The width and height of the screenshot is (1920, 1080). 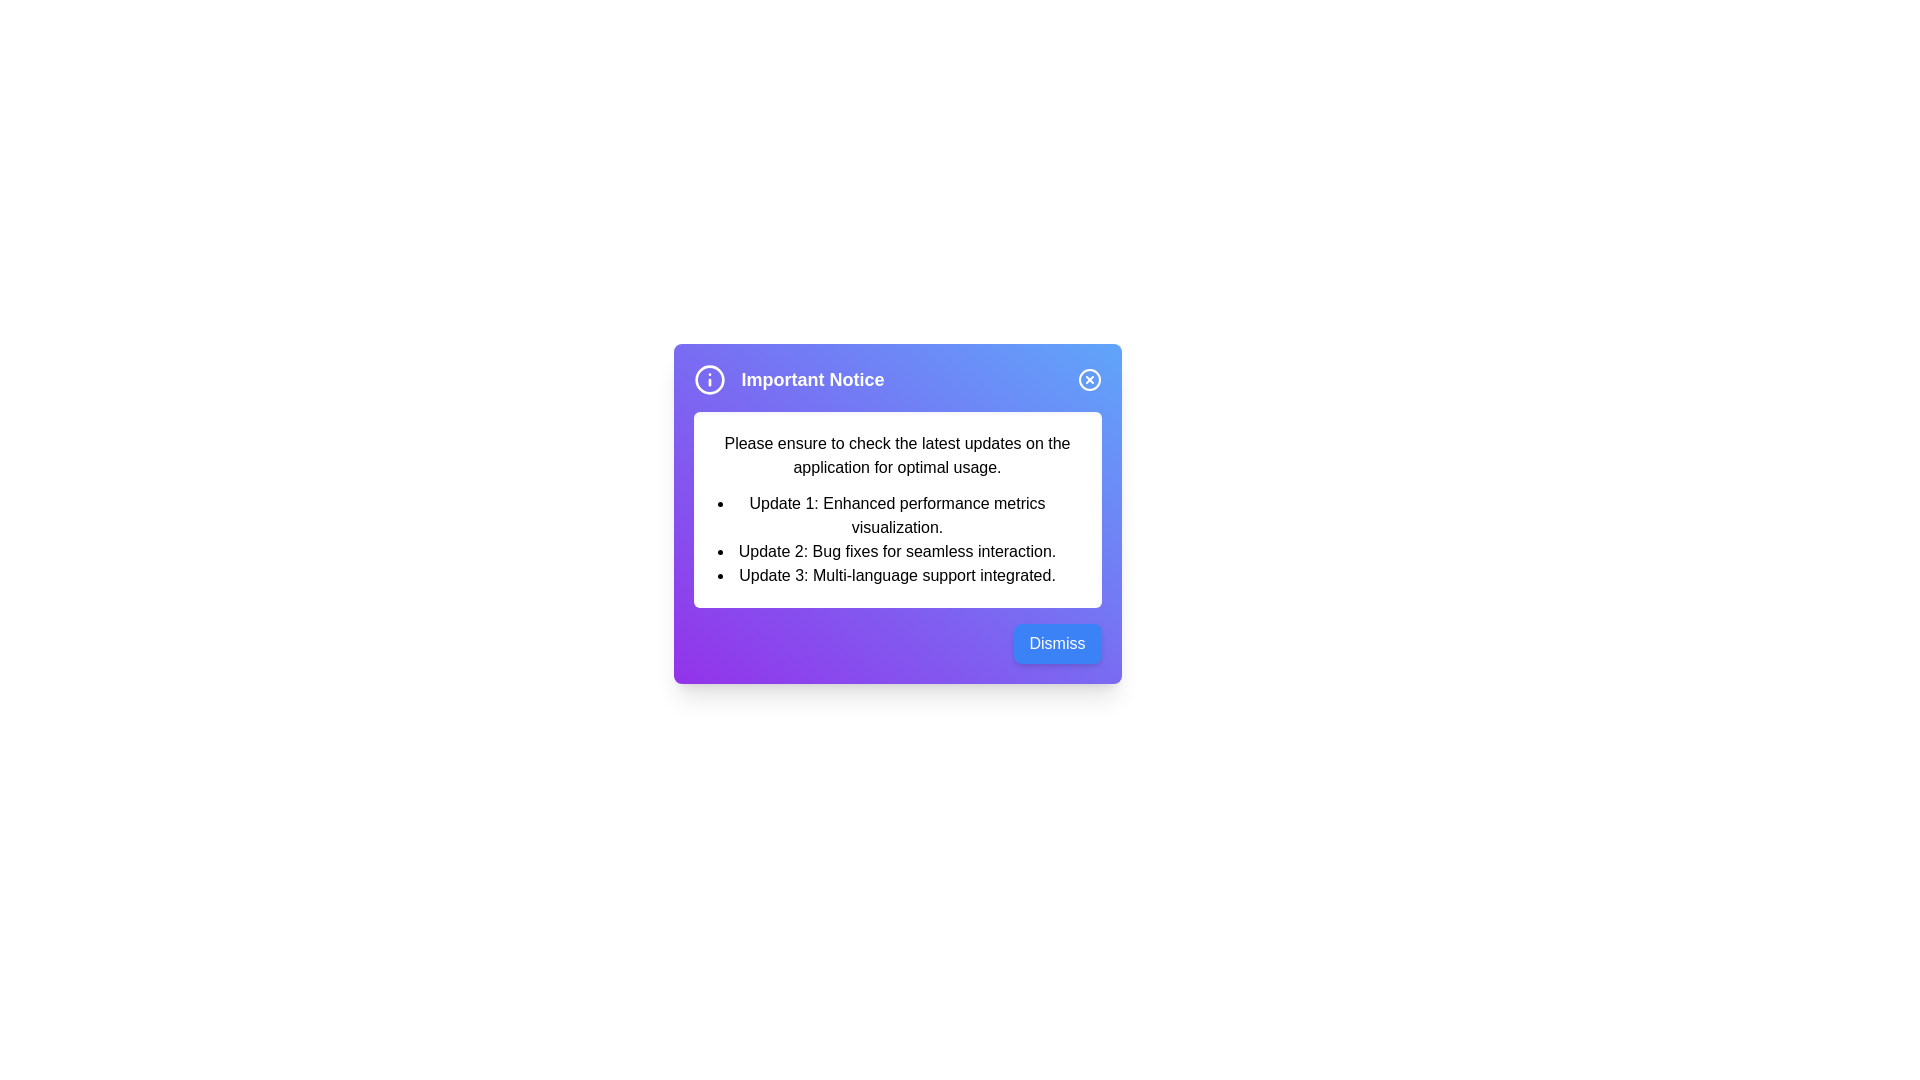 What do you see at coordinates (1056, 644) in the screenshot?
I see `the 'Dismiss' button to view the hover effect` at bounding box center [1056, 644].